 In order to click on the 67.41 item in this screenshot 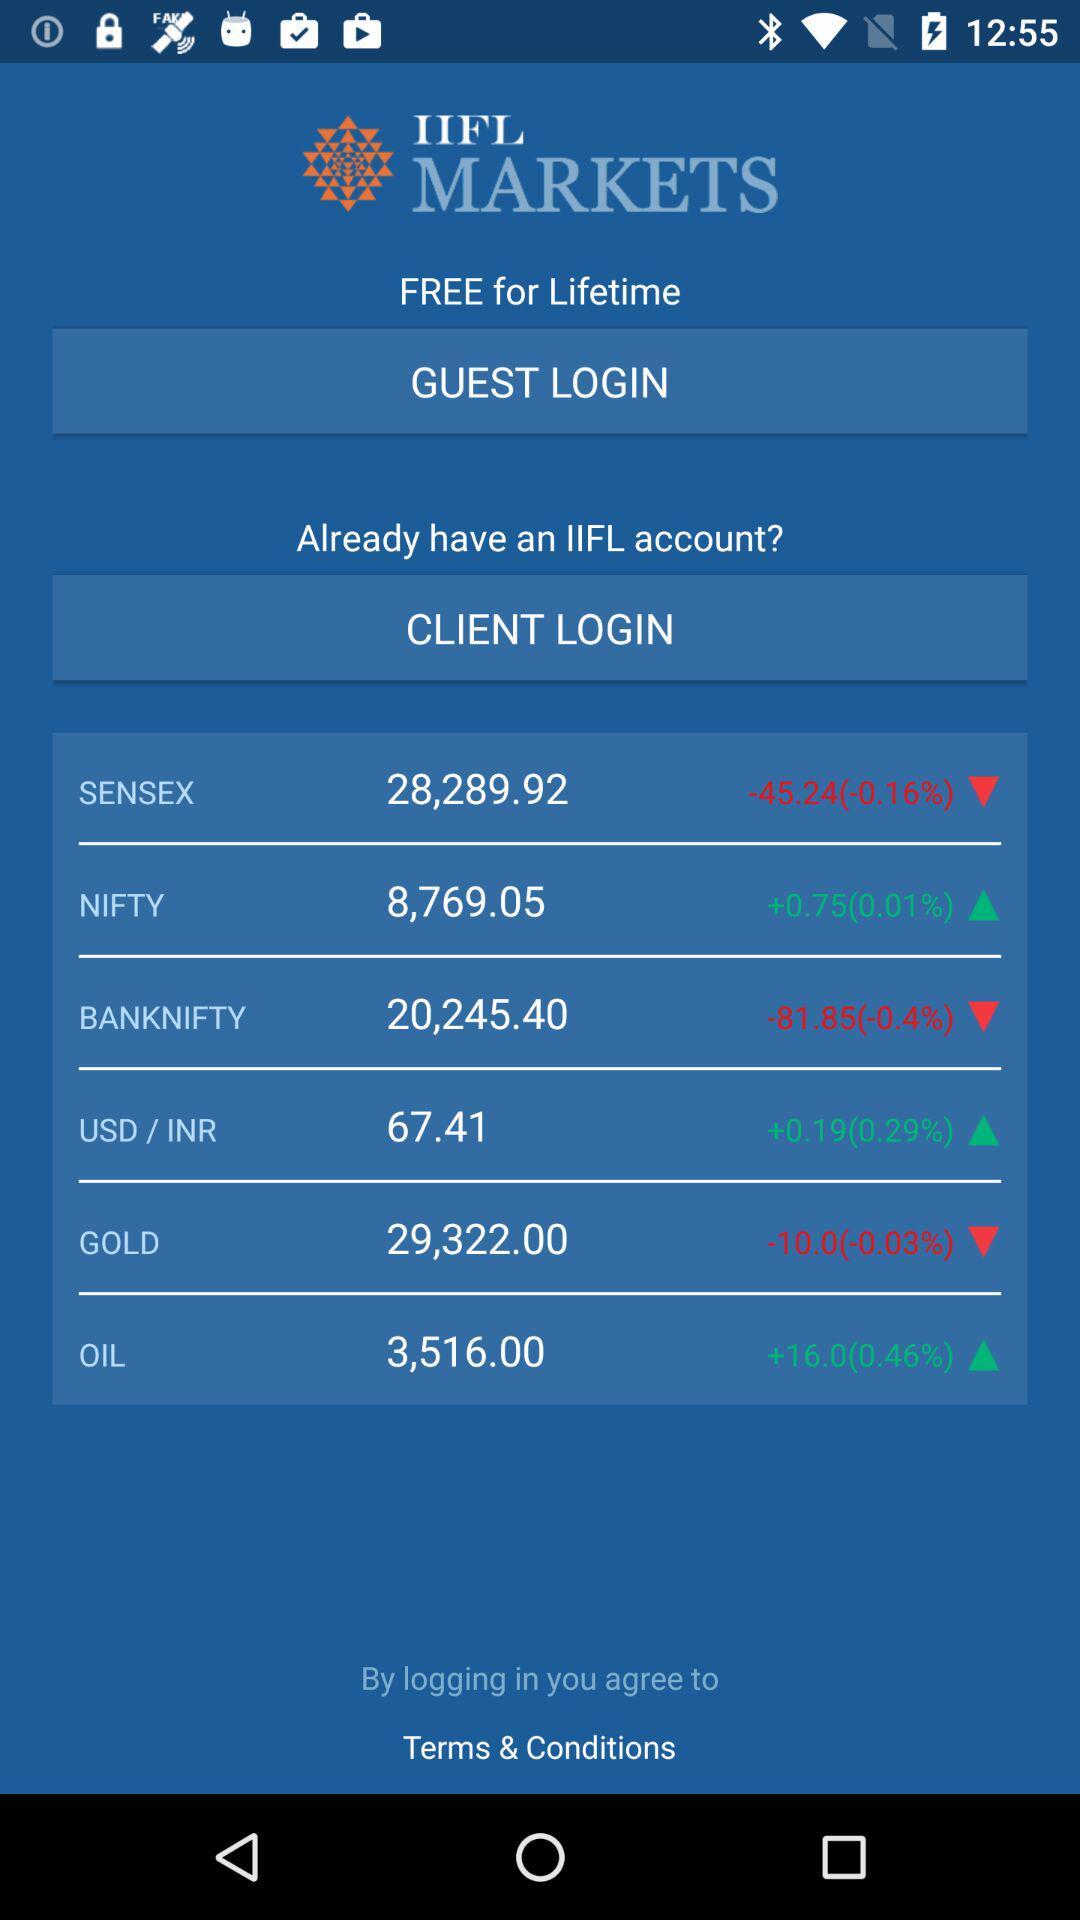, I will do `click(523, 1124)`.